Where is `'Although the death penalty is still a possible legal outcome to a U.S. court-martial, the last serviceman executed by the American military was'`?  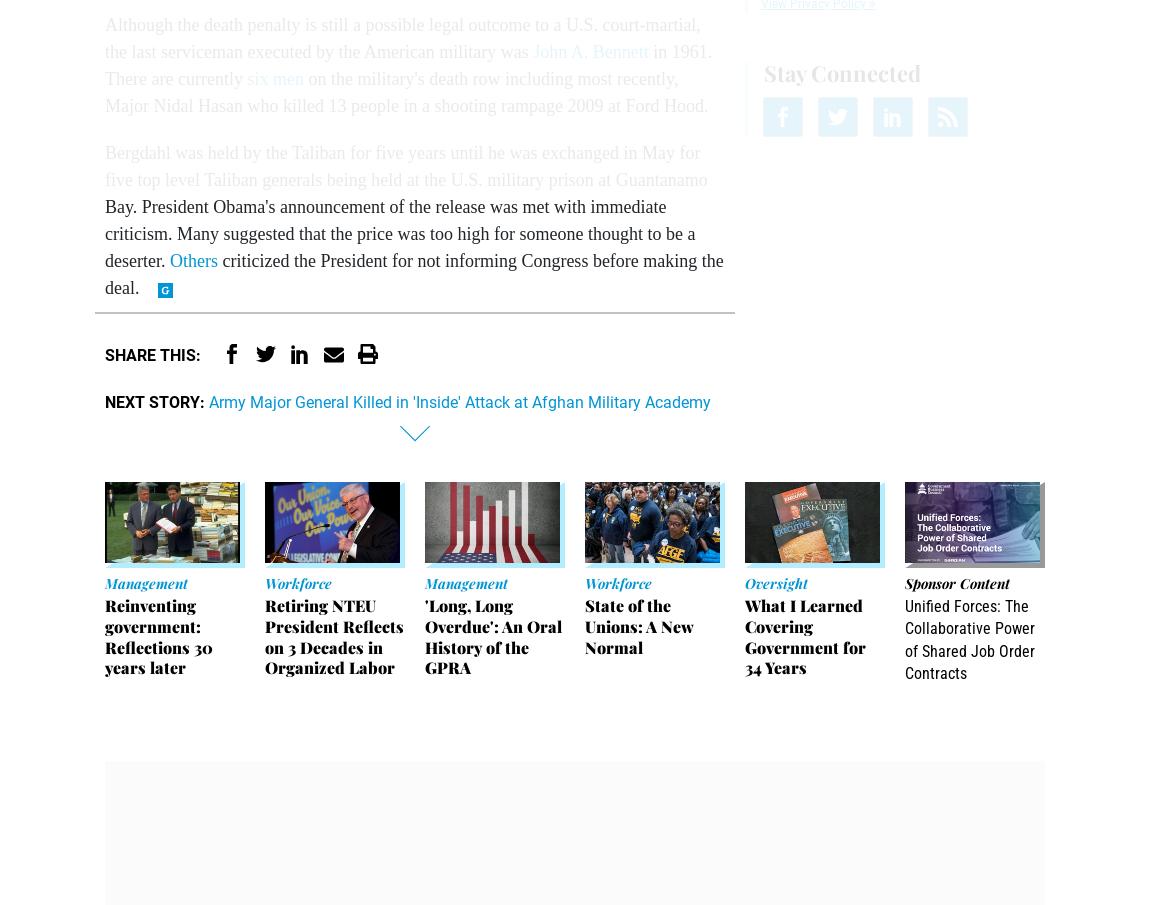 'Although the death penalty is still a possible legal outcome to a U.S. court-martial, the last serviceman executed by the American military was' is located at coordinates (402, 37).